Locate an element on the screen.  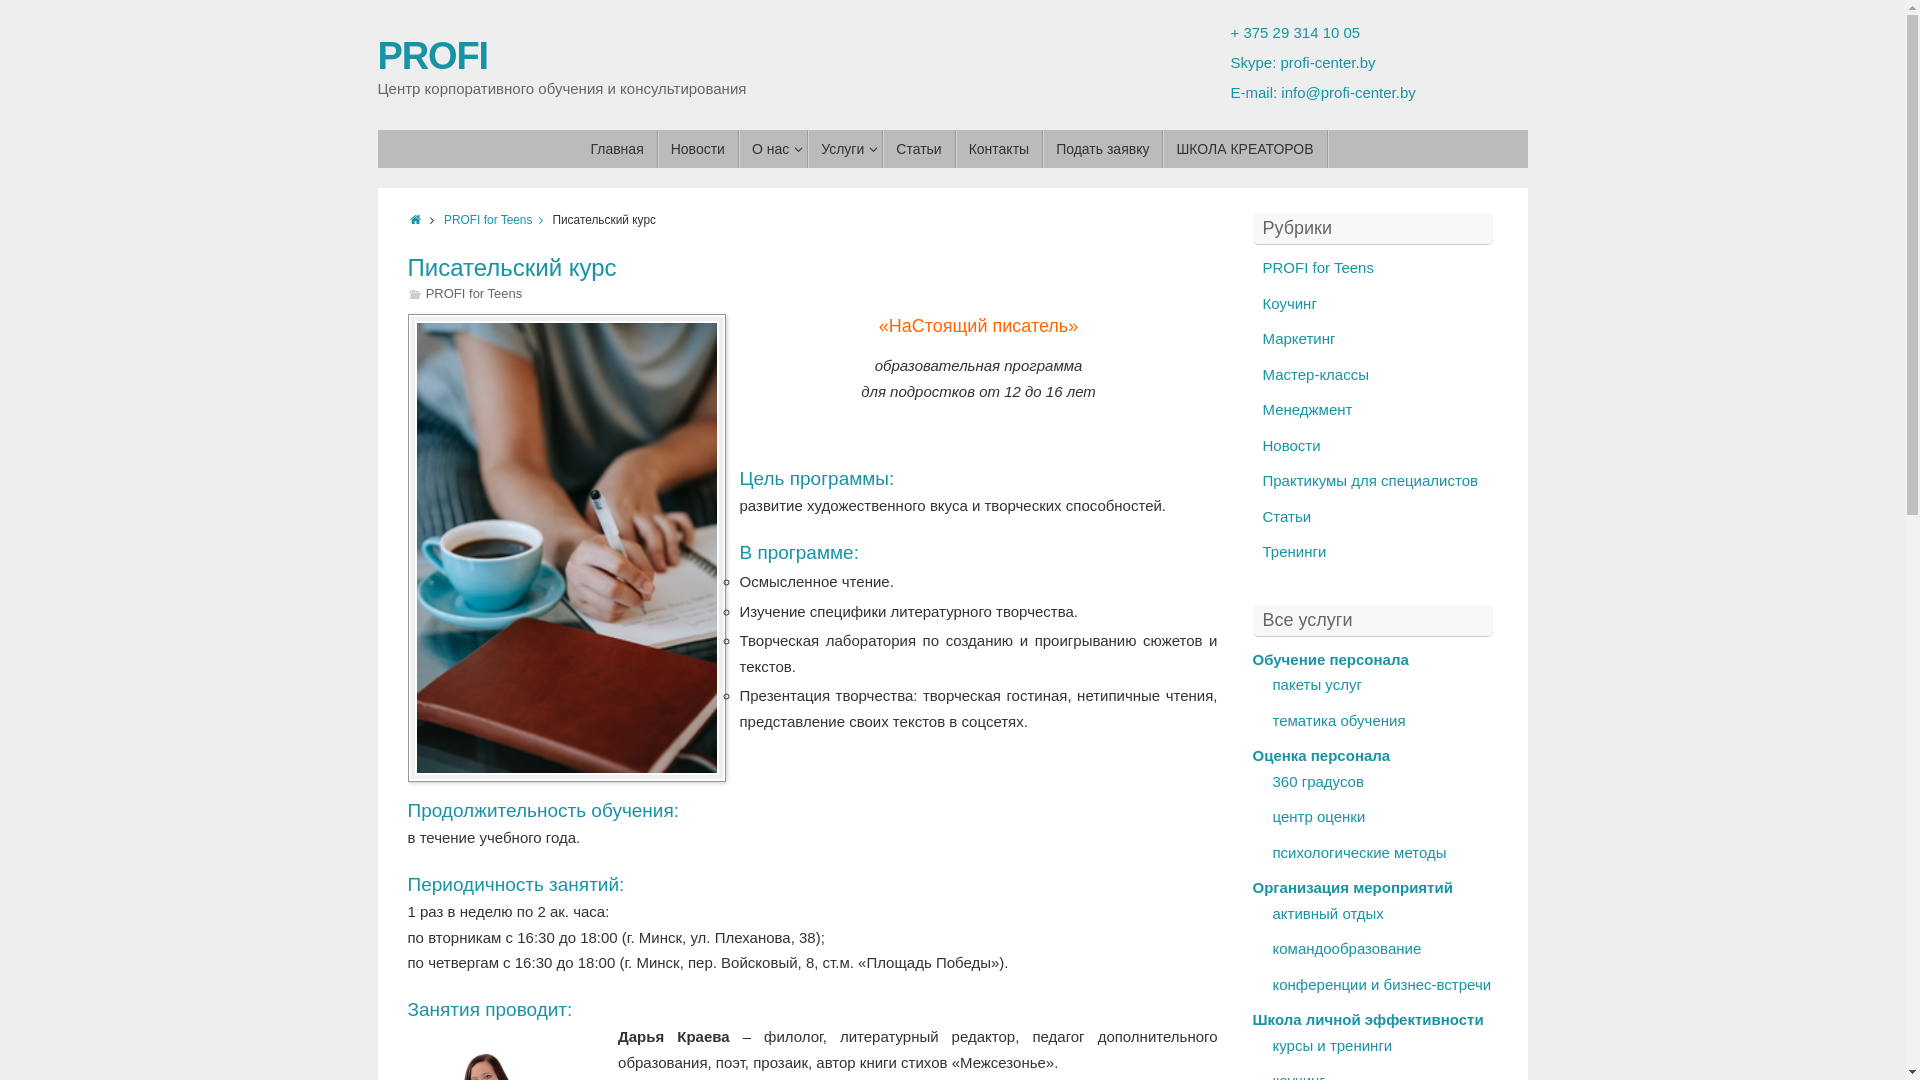
'PROFI' is located at coordinates (378, 55).